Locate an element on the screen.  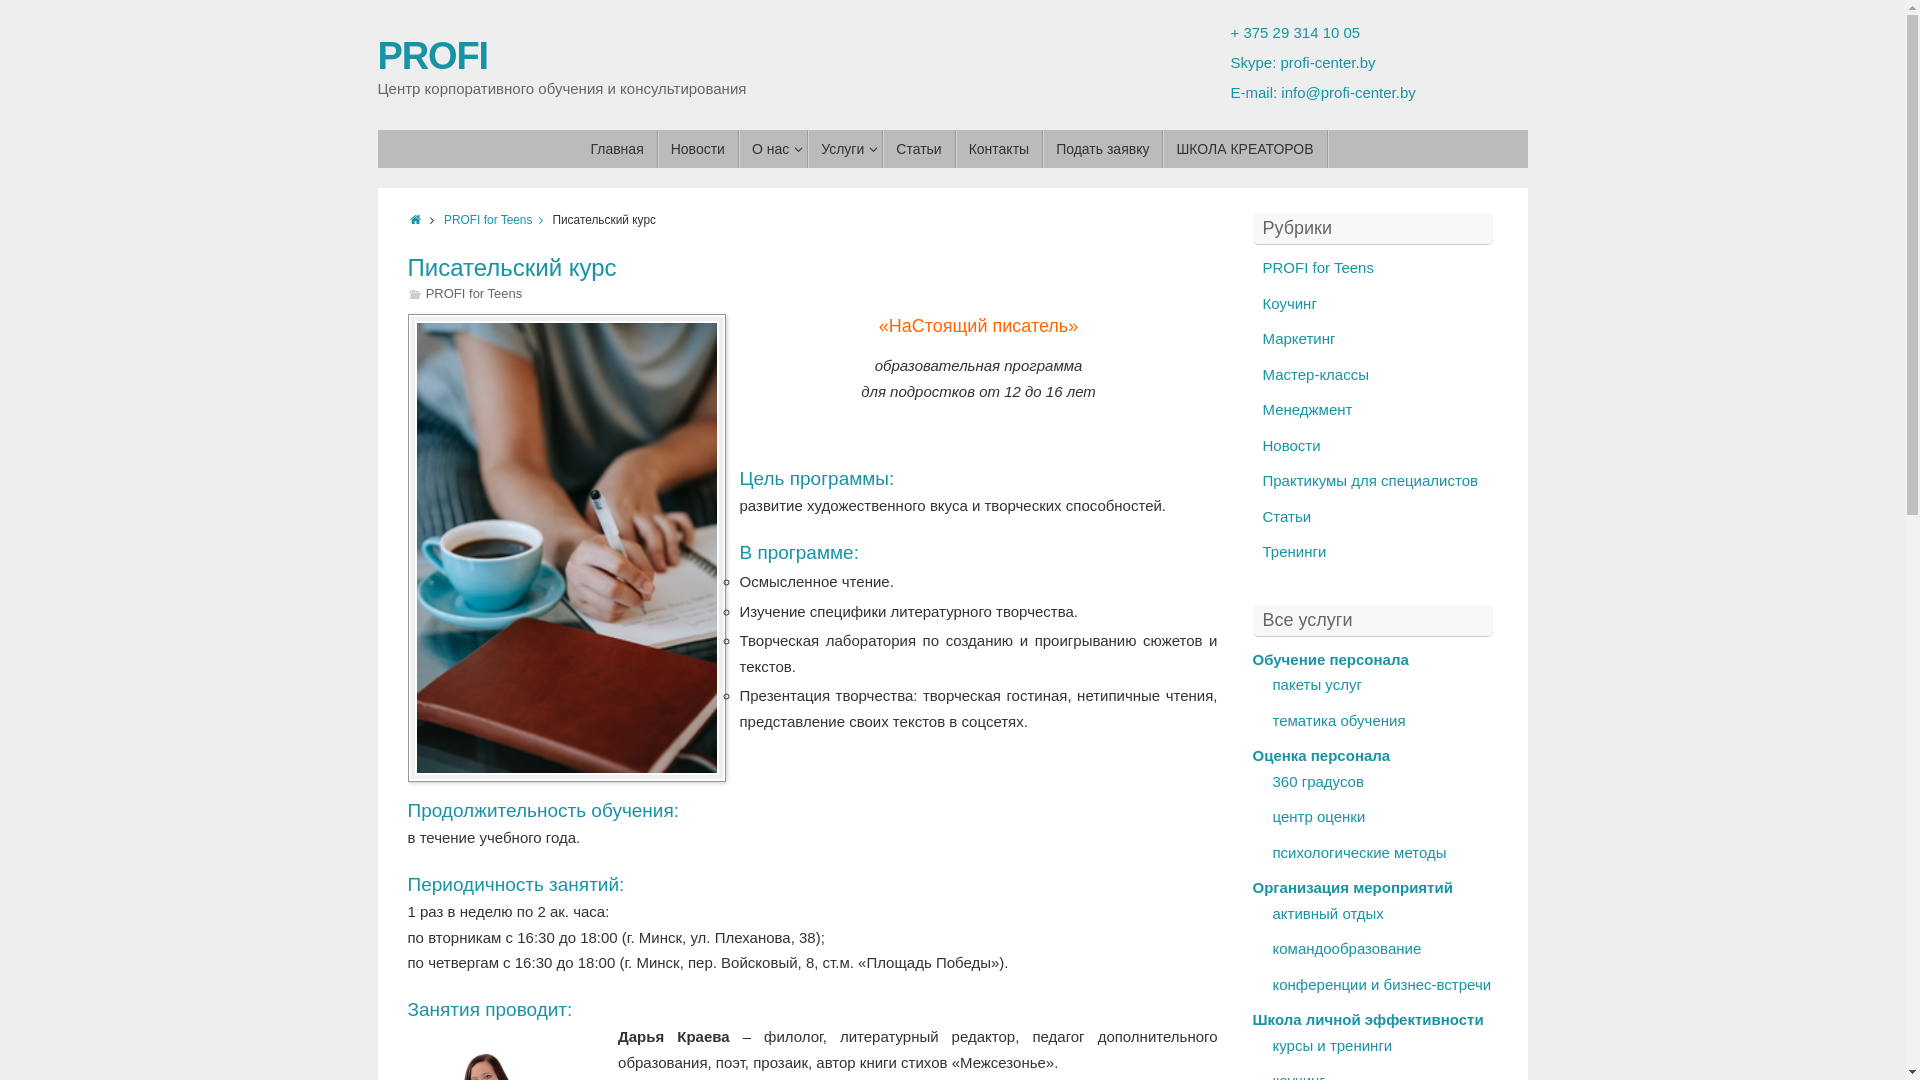
'PROFI' is located at coordinates (378, 55).